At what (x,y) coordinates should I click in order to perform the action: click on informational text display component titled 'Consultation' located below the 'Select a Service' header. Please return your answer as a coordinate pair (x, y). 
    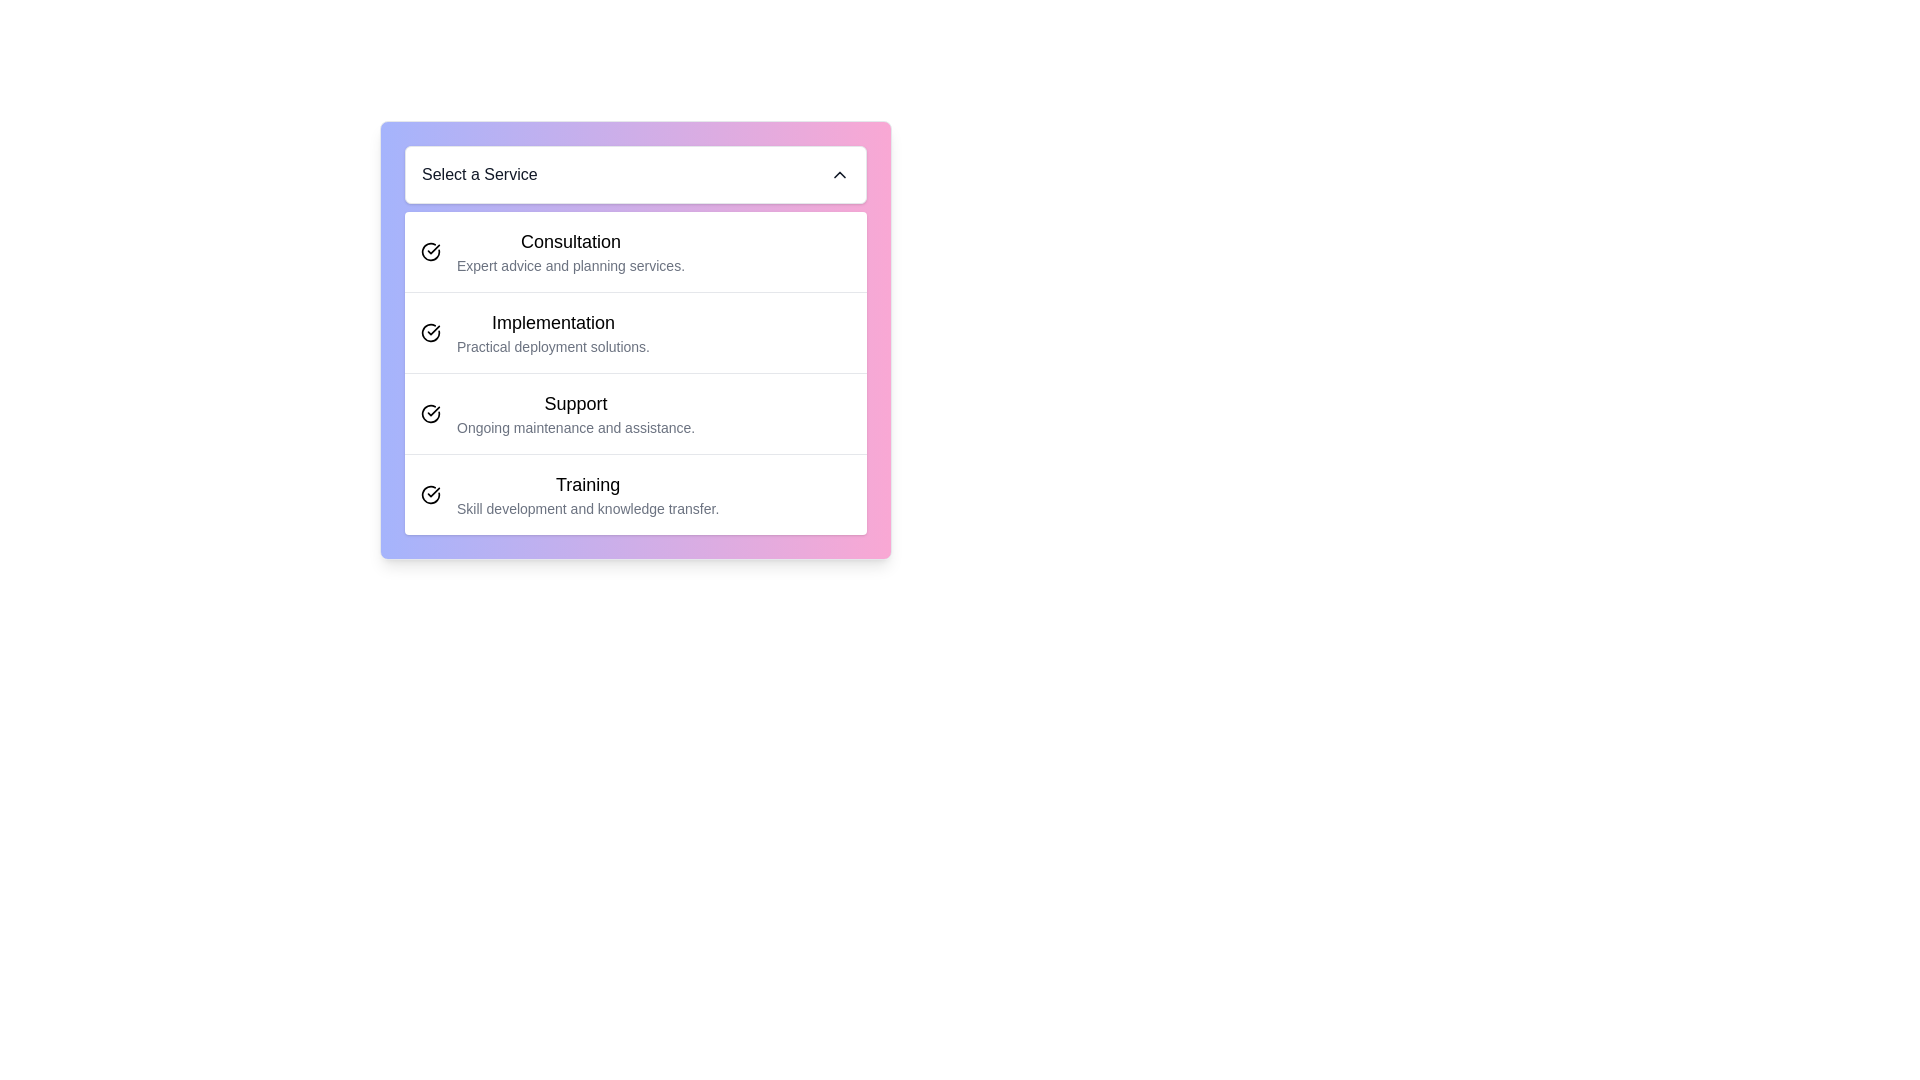
    Looking at the image, I should click on (570, 250).